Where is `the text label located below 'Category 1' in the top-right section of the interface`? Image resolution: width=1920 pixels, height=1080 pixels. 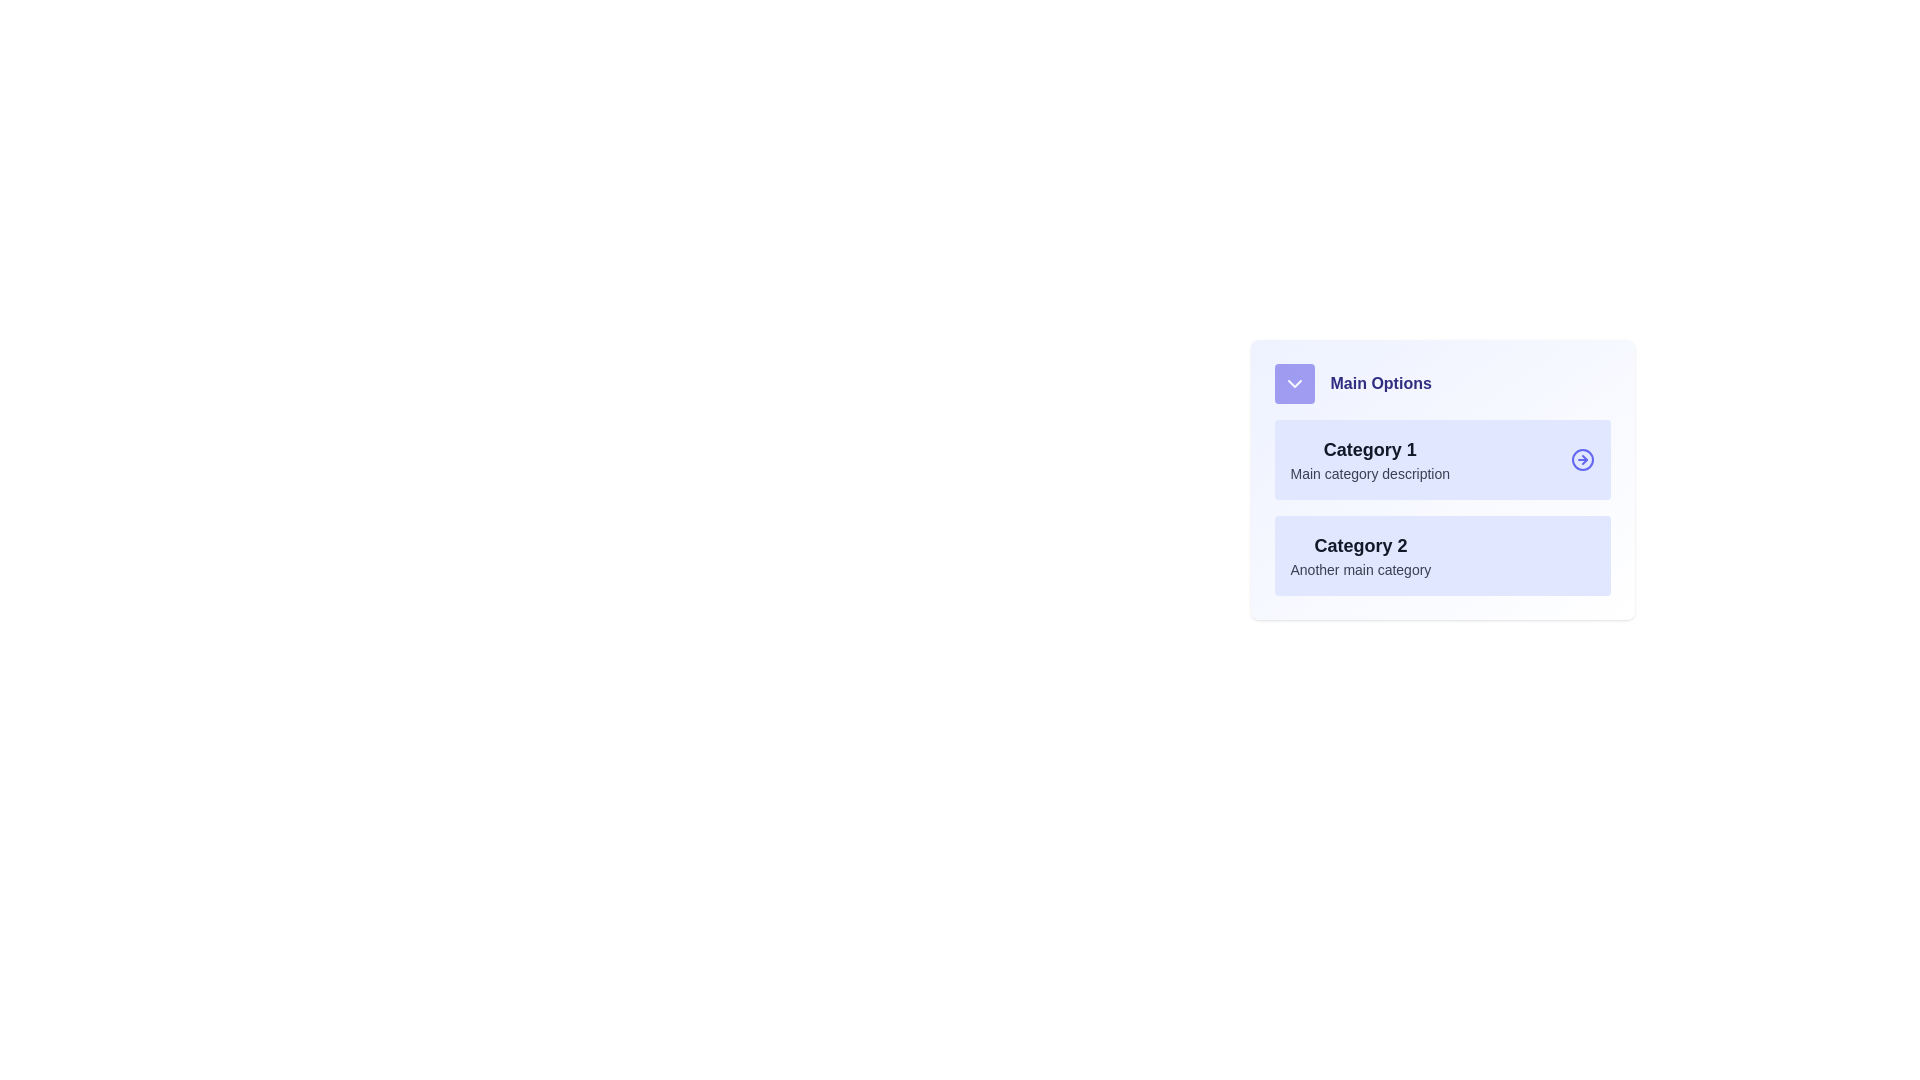 the text label located below 'Category 1' in the top-right section of the interface is located at coordinates (1369, 474).